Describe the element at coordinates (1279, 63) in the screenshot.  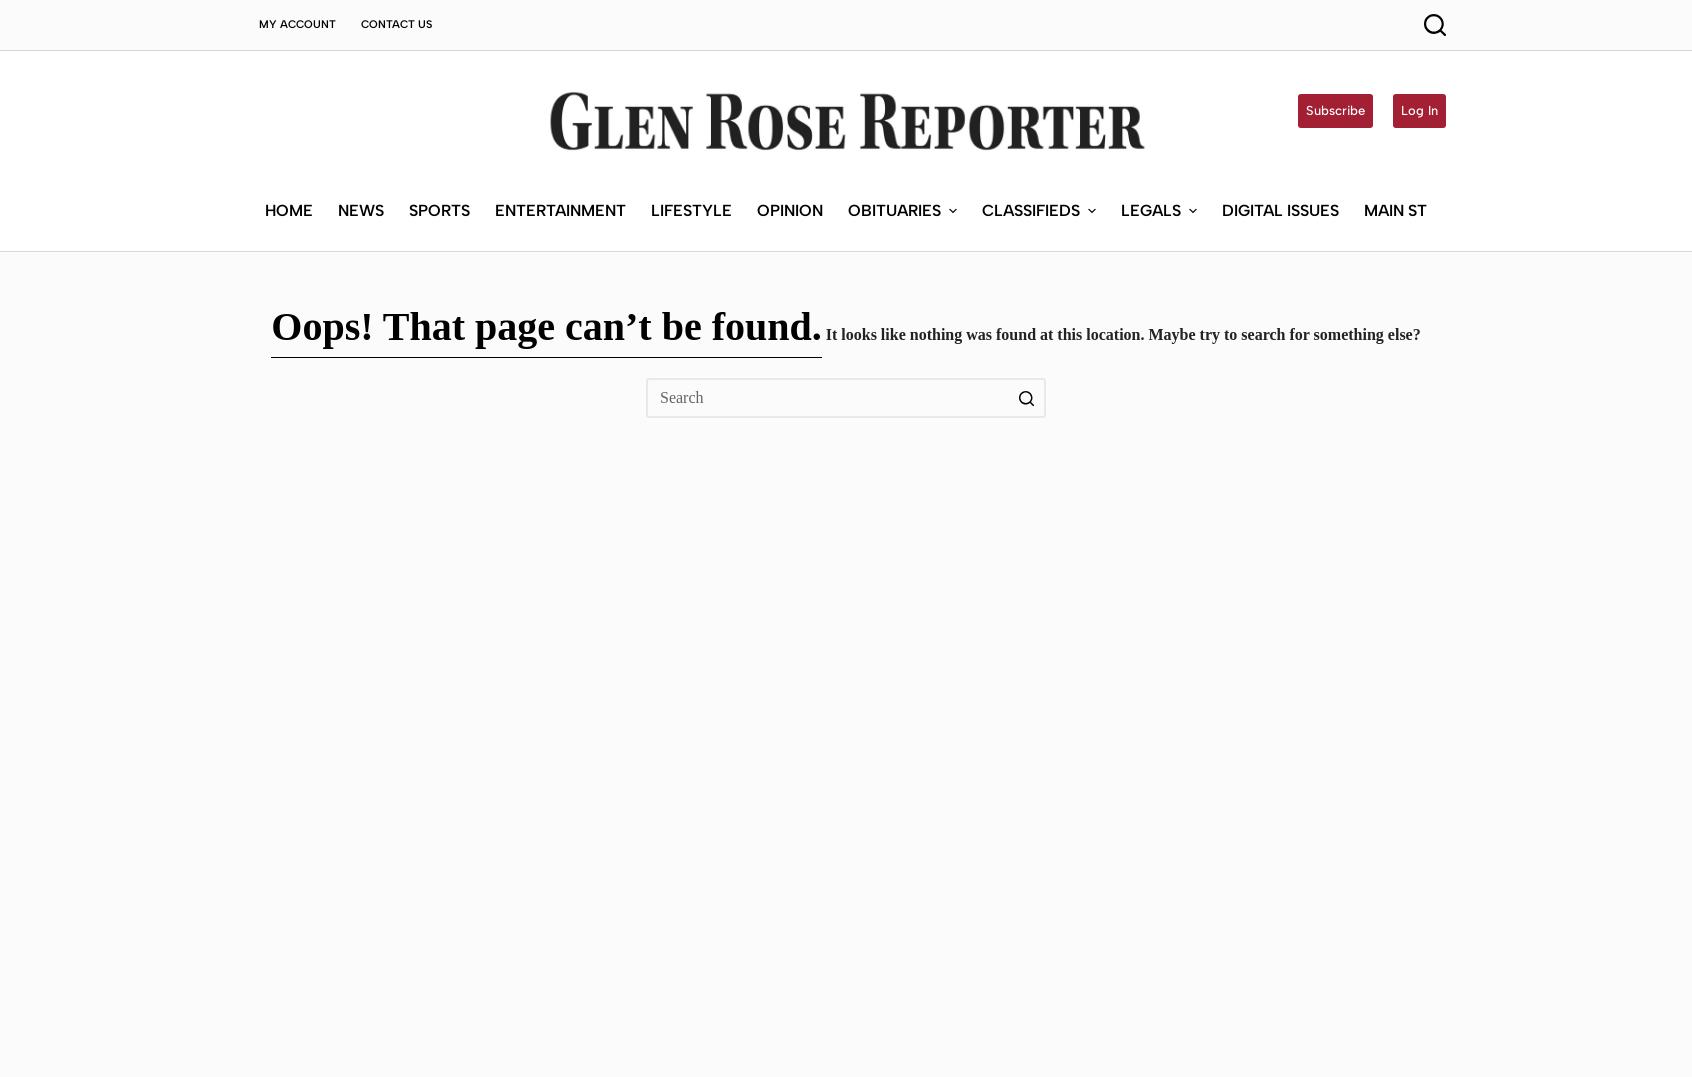
I see `'Digital Issues'` at that location.